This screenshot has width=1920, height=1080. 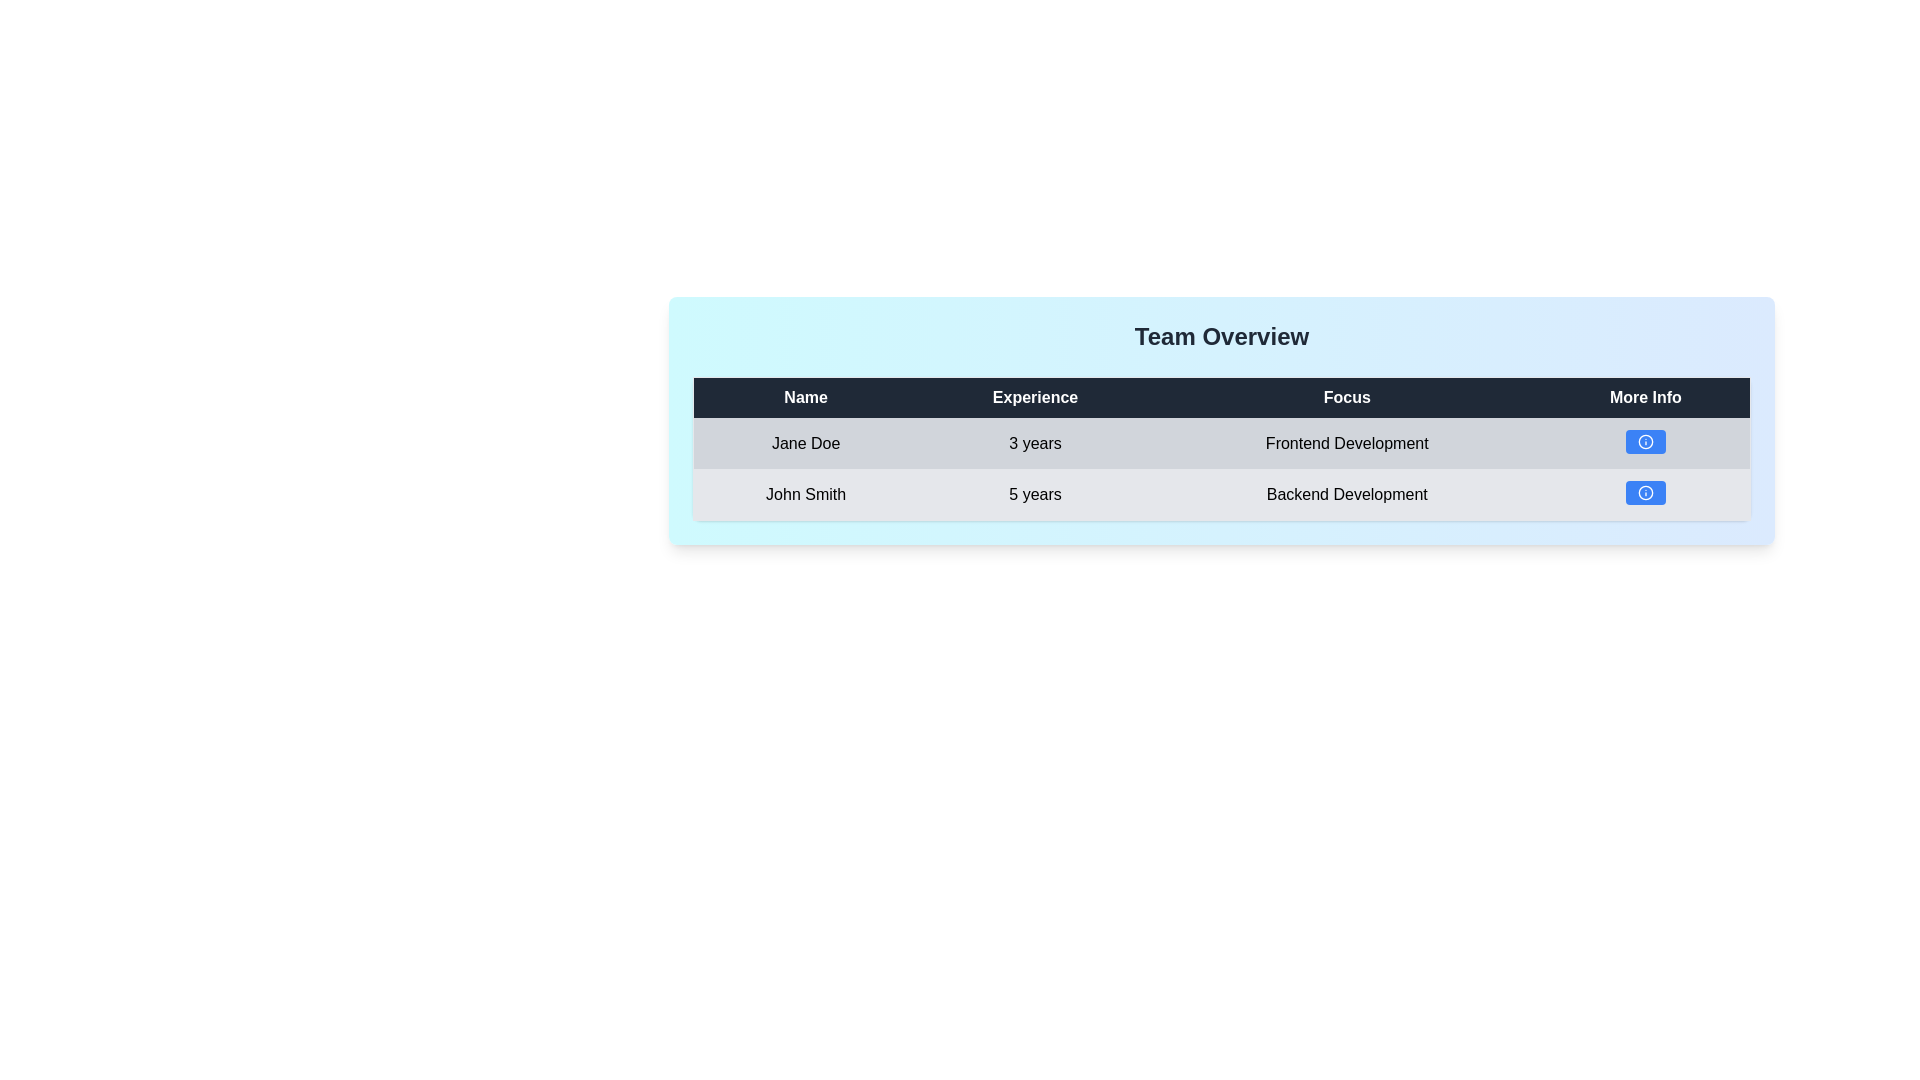 I want to click on the Table Header Cell labeled 'Name' to sort the table by this column, so click(x=805, y=397).